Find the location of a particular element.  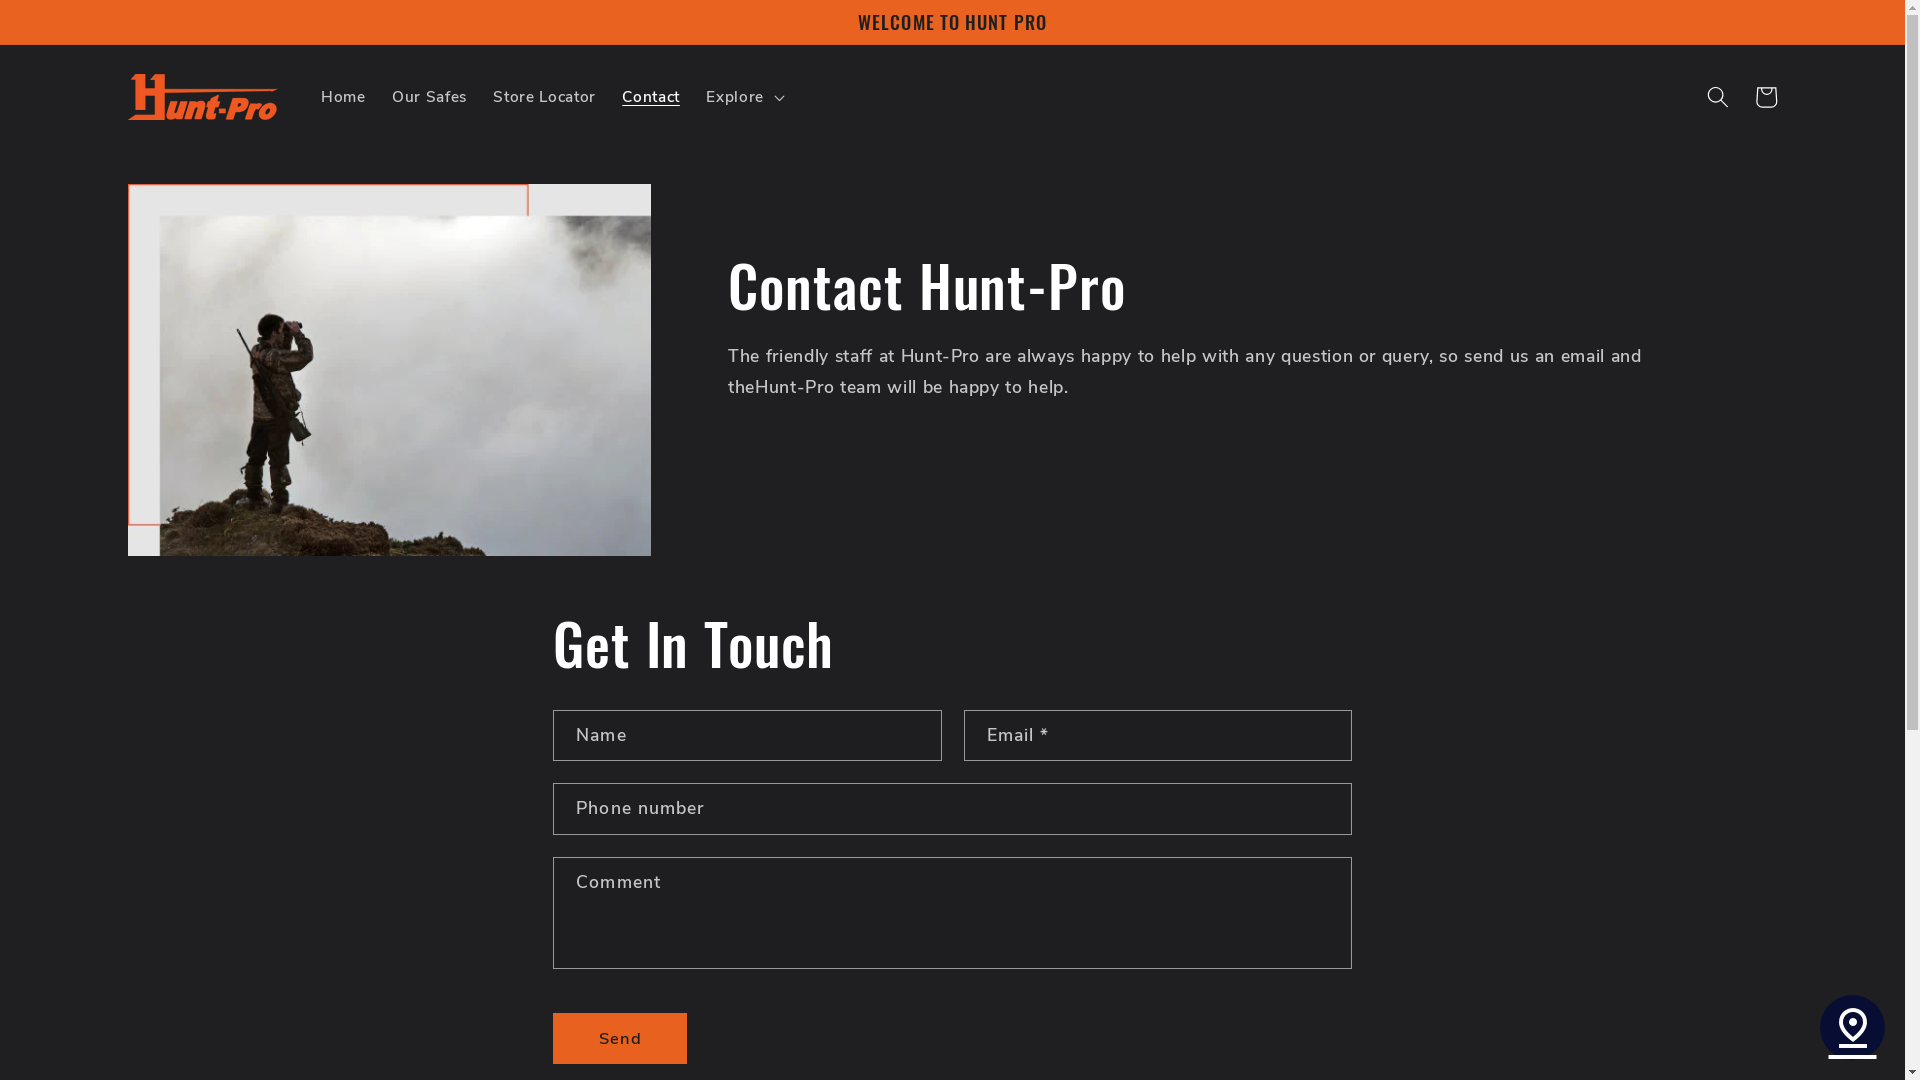

'Store Locator' is located at coordinates (544, 96).